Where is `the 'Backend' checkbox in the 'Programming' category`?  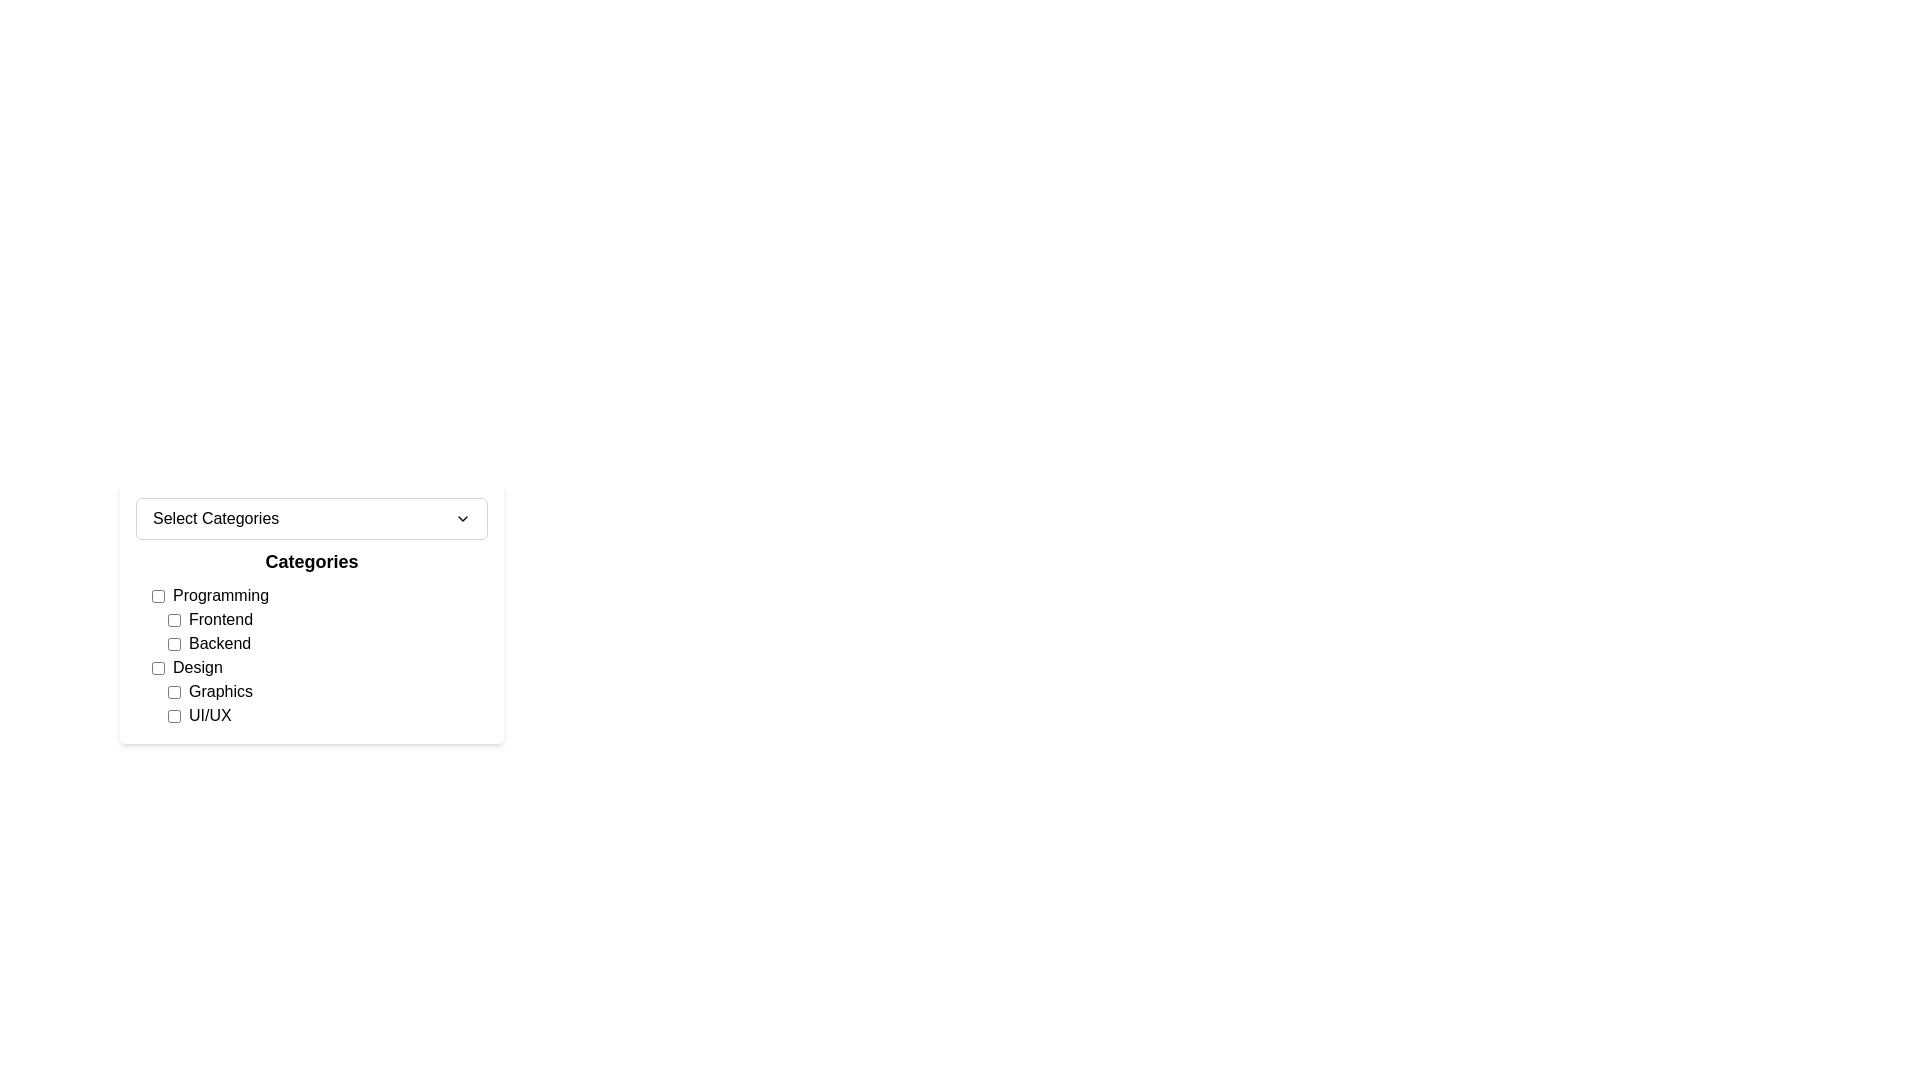 the 'Backend' checkbox in the 'Programming' category is located at coordinates (327, 644).